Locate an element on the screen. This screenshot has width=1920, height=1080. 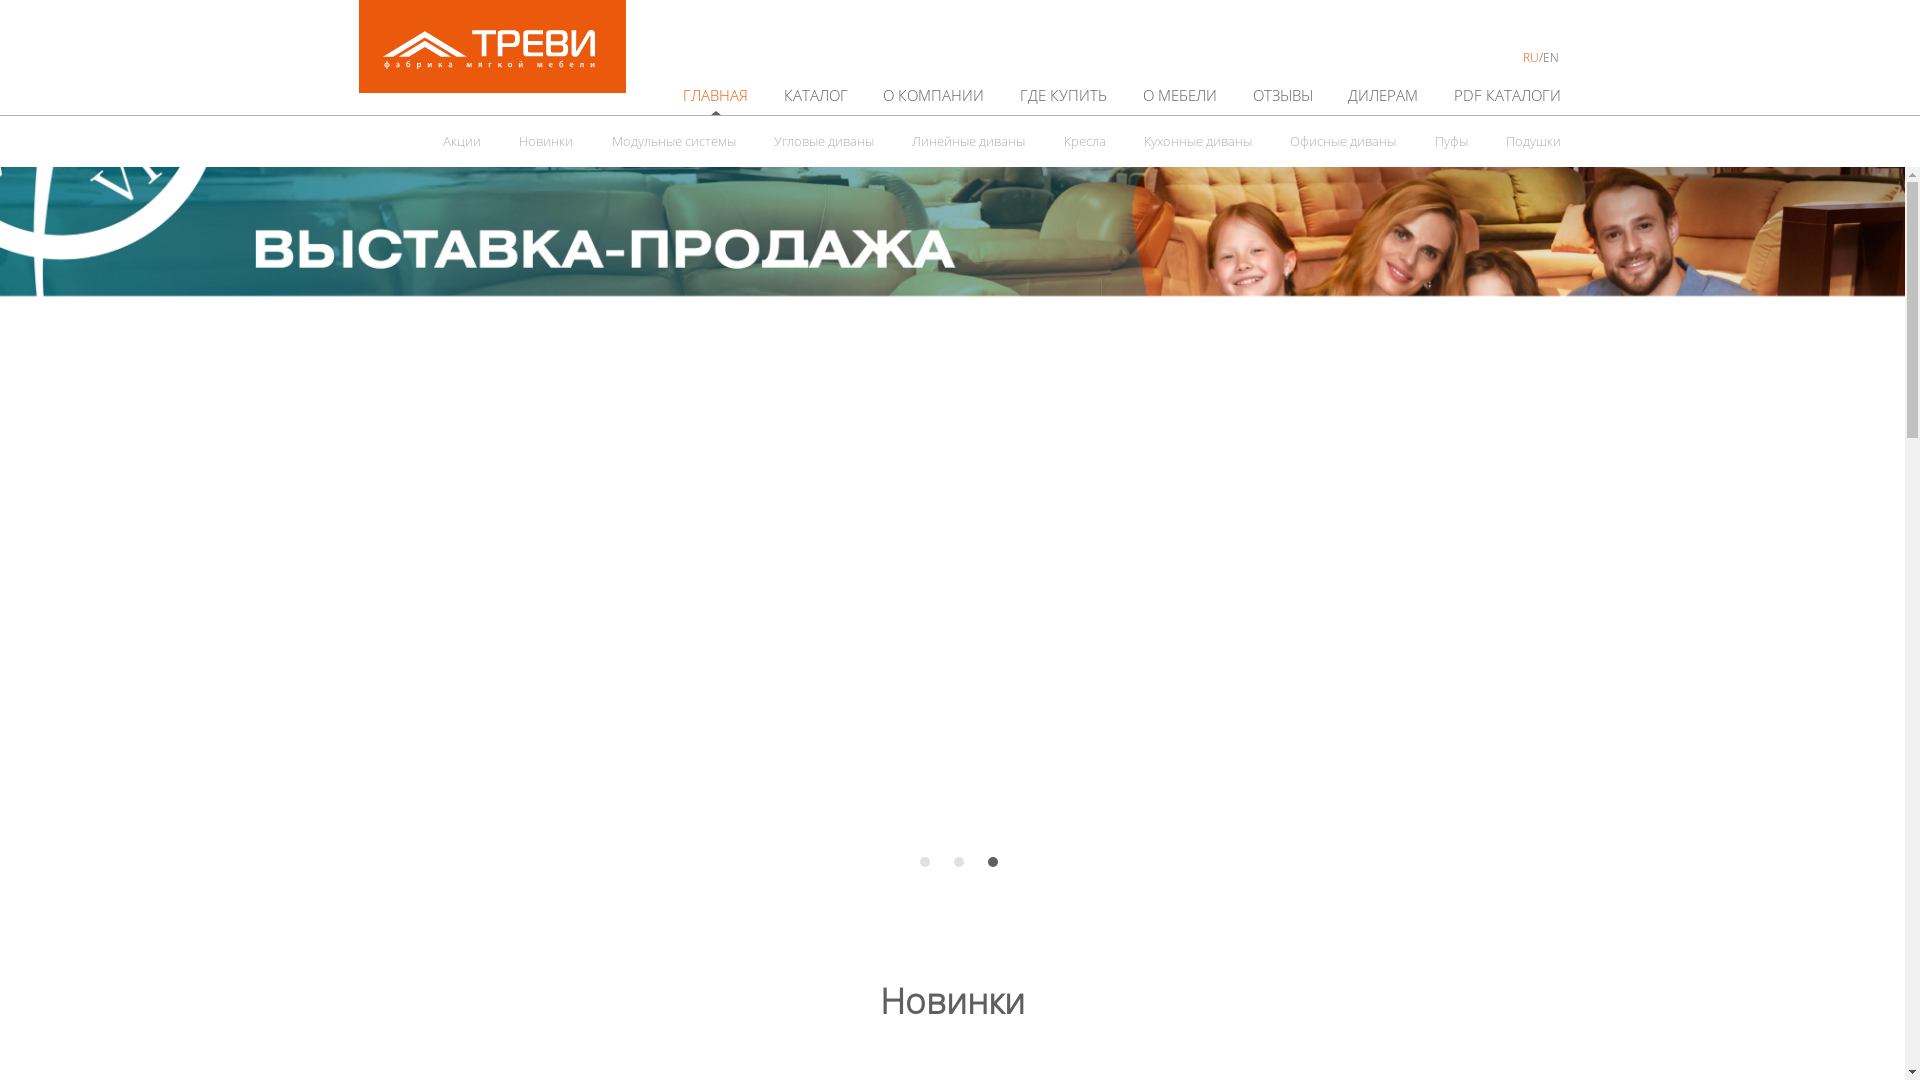
'RU' is located at coordinates (1530, 56).